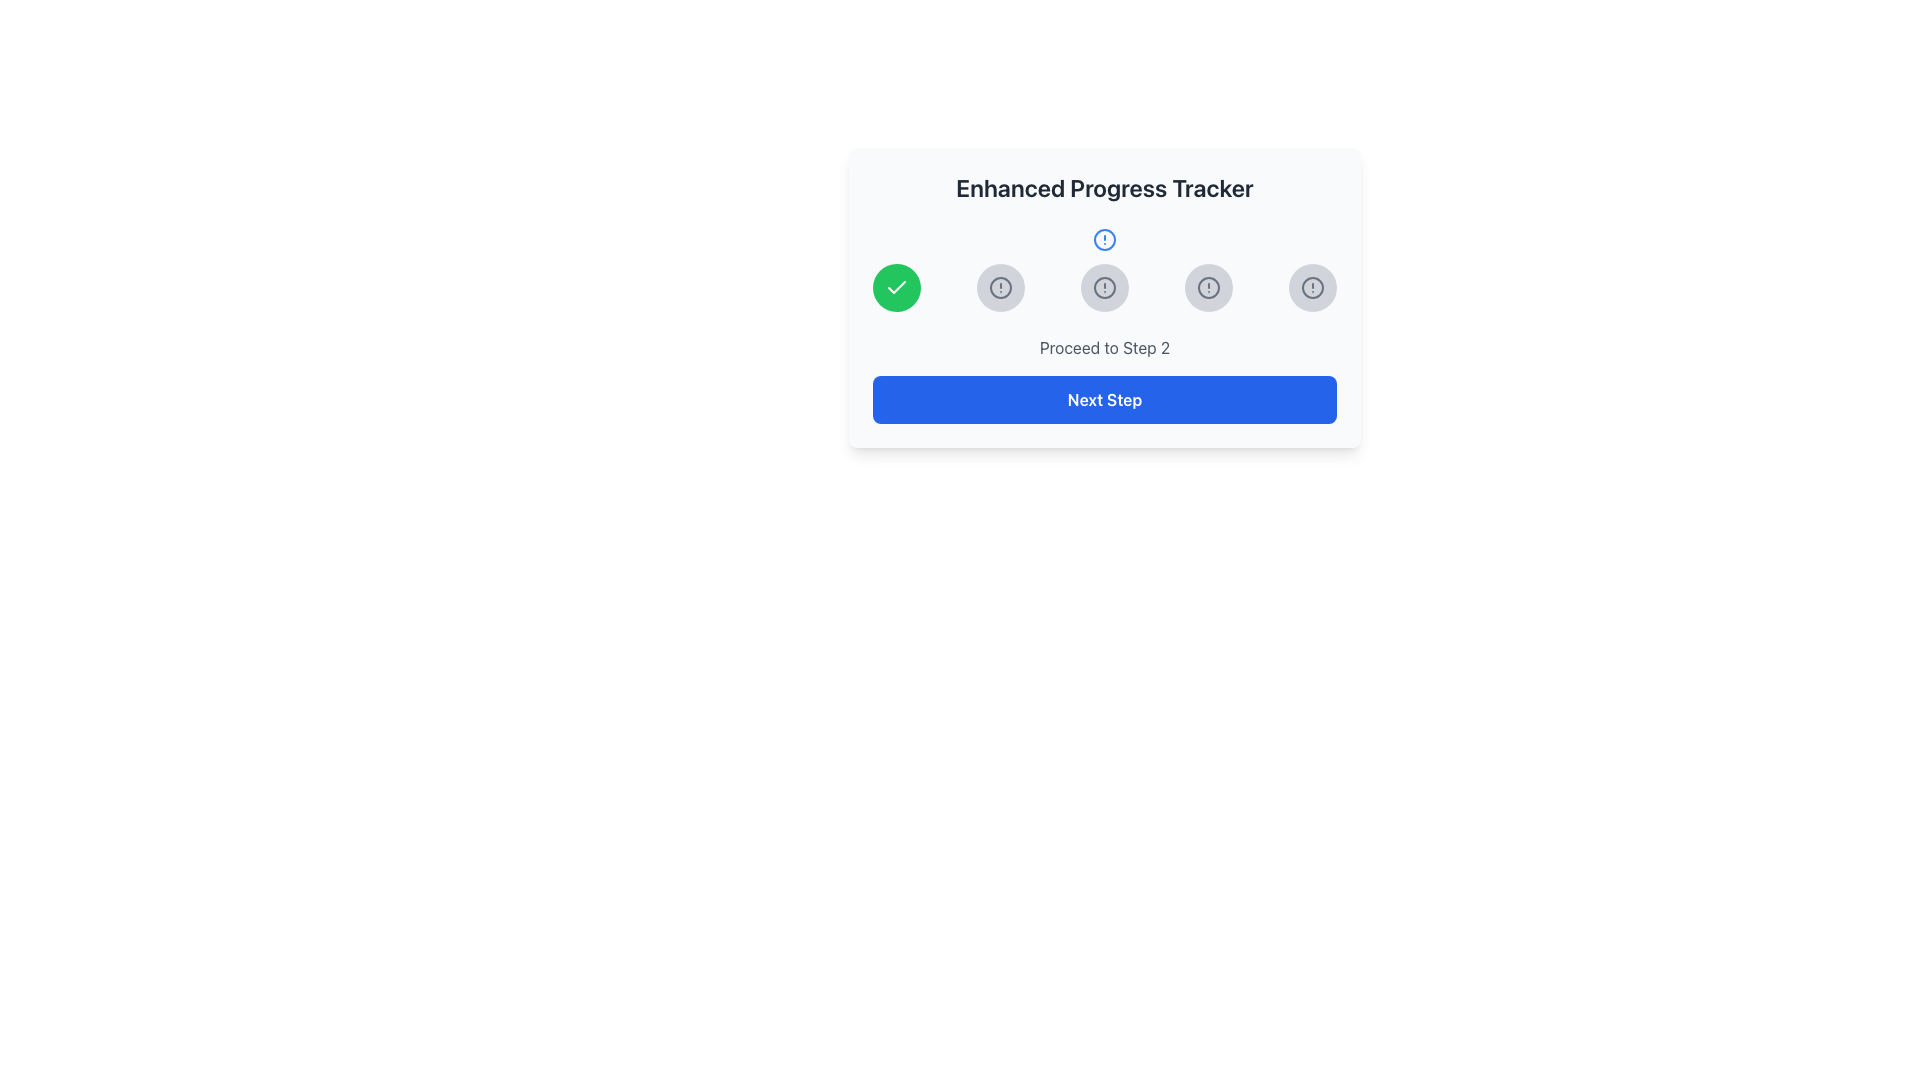  Describe the element at coordinates (1208, 288) in the screenshot. I see `the fourth circular button in the multi-step process tracker, which has an embedded icon indicating it requires attention or provides information` at that location.